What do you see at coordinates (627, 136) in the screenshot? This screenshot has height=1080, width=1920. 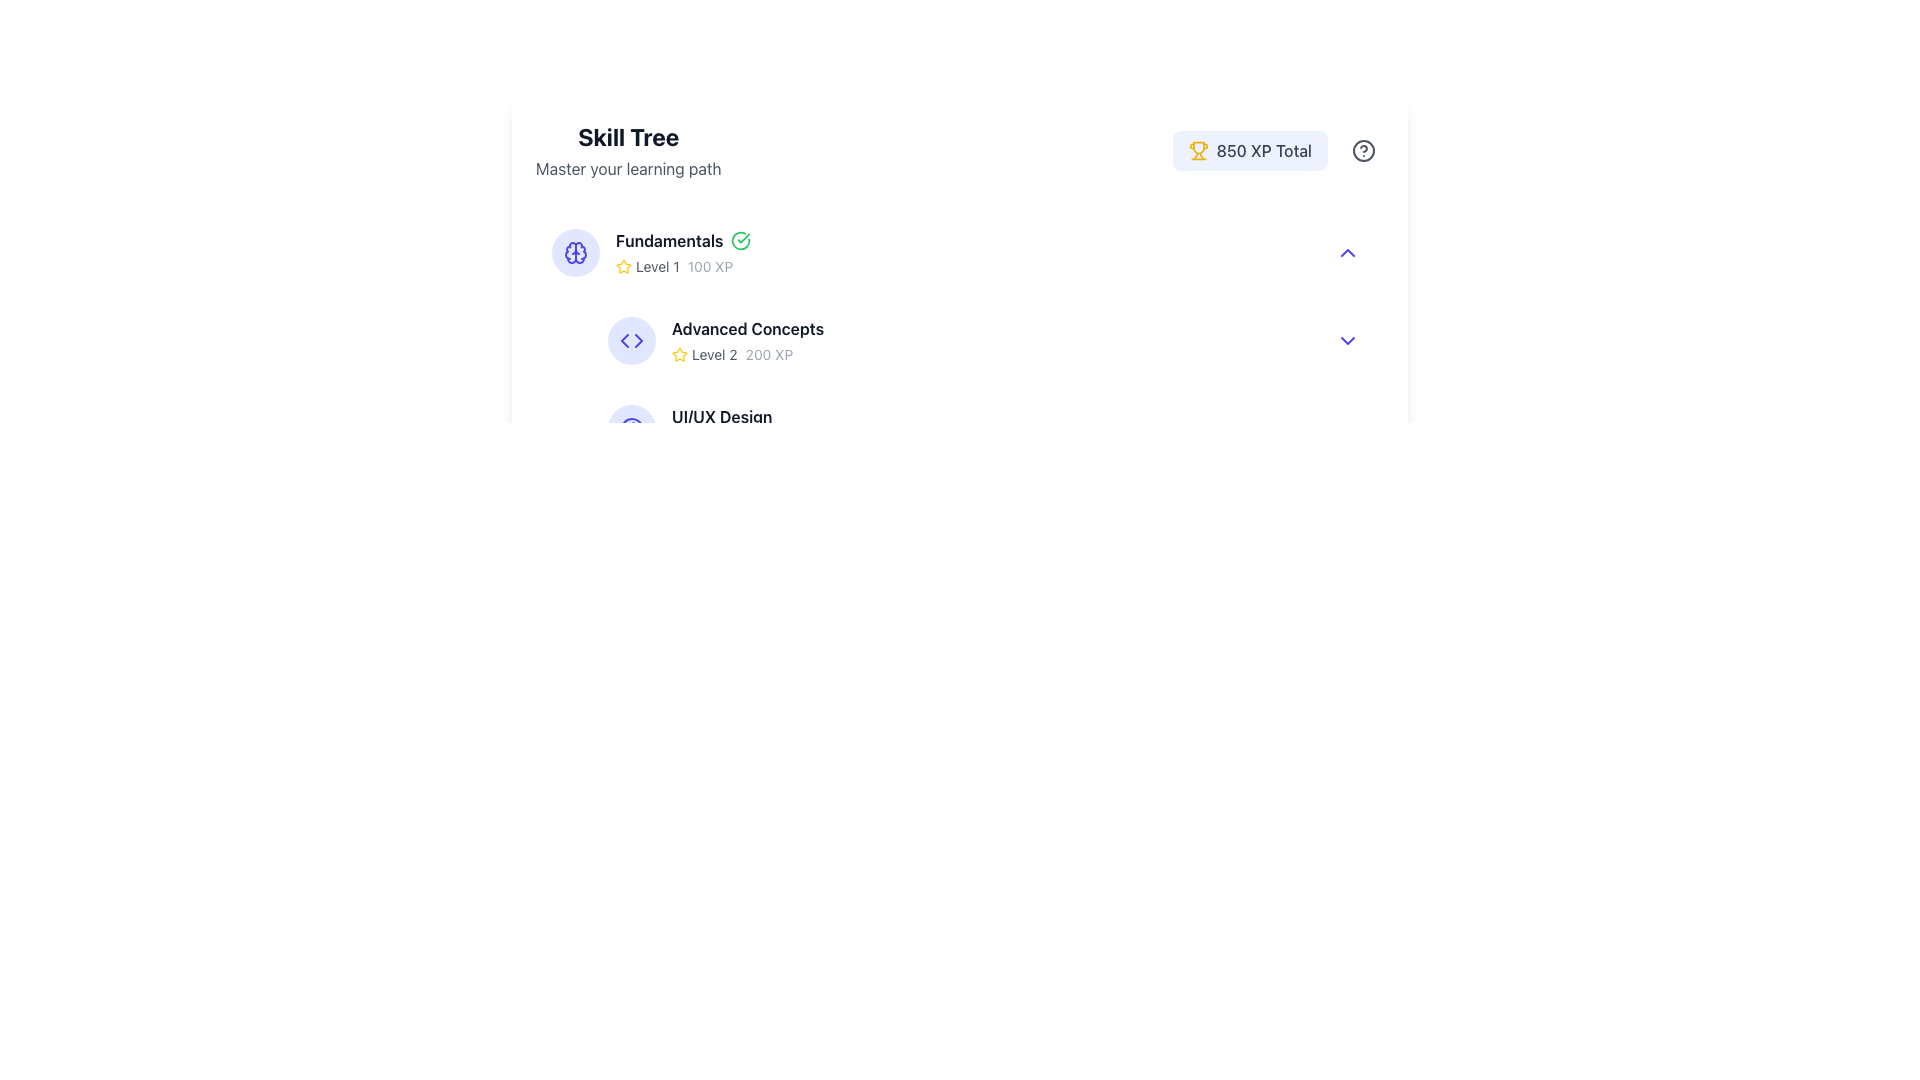 I see `text element that displays 'Skill Tree' in bold, dark font, located at the top of the educational content section` at bounding box center [627, 136].